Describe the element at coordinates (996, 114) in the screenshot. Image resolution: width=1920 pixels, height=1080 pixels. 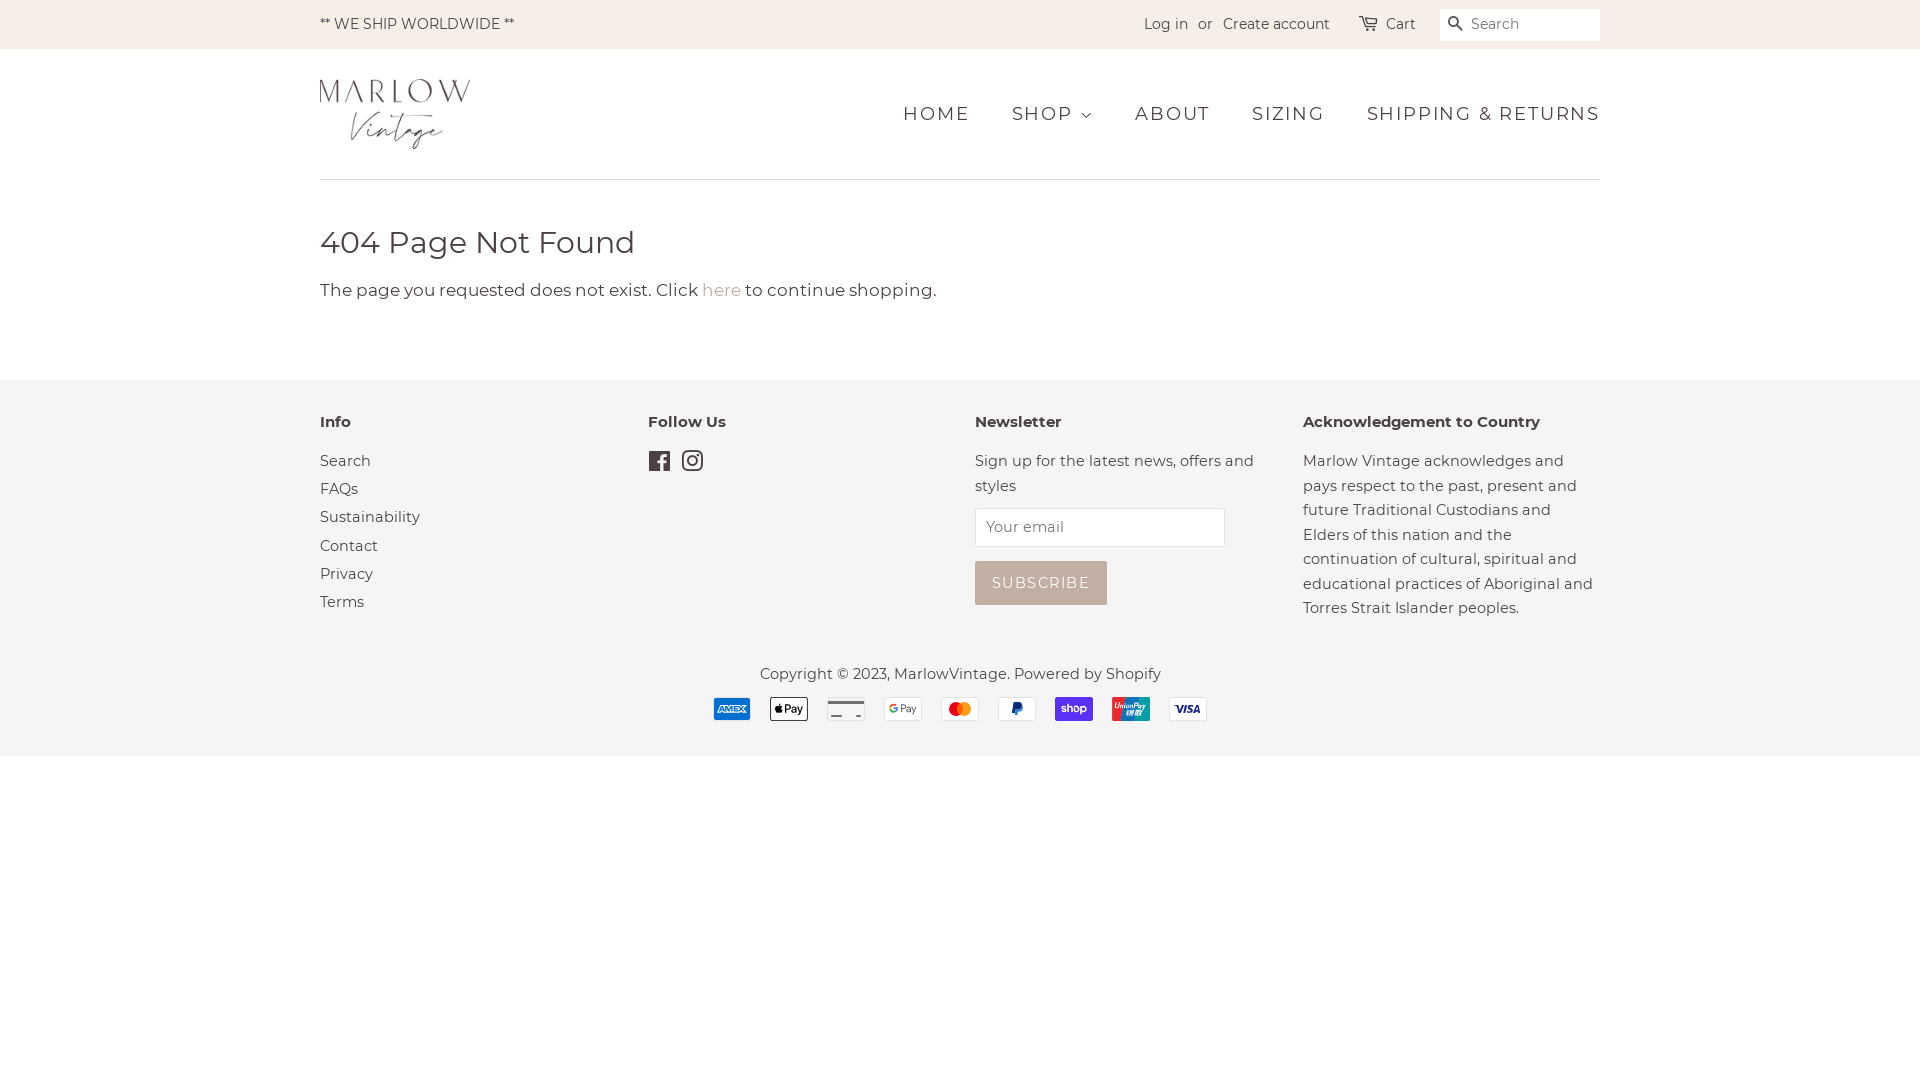
I see `'SHOP'` at that location.